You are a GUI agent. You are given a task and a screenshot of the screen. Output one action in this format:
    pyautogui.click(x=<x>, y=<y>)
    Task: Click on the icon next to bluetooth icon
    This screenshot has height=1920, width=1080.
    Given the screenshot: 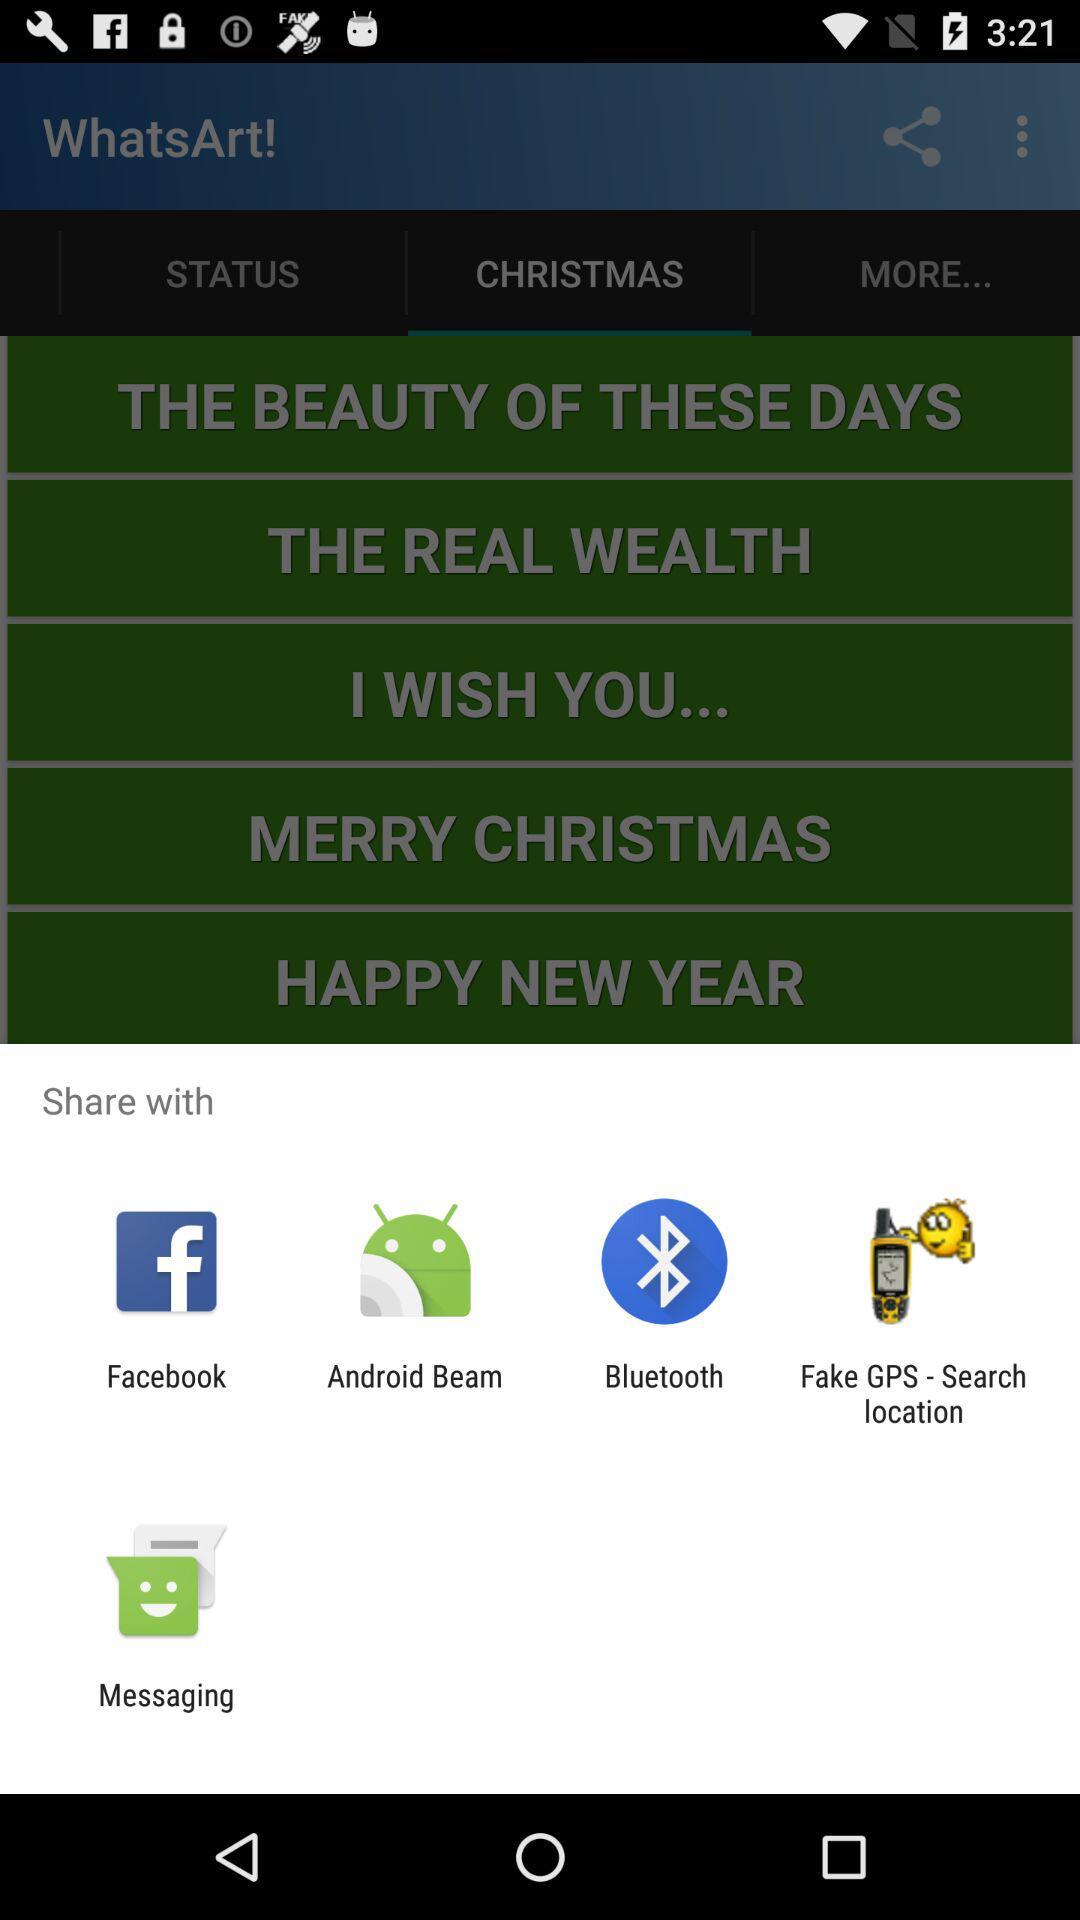 What is the action you would take?
    pyautogui.click(x=913, y=1392)
    